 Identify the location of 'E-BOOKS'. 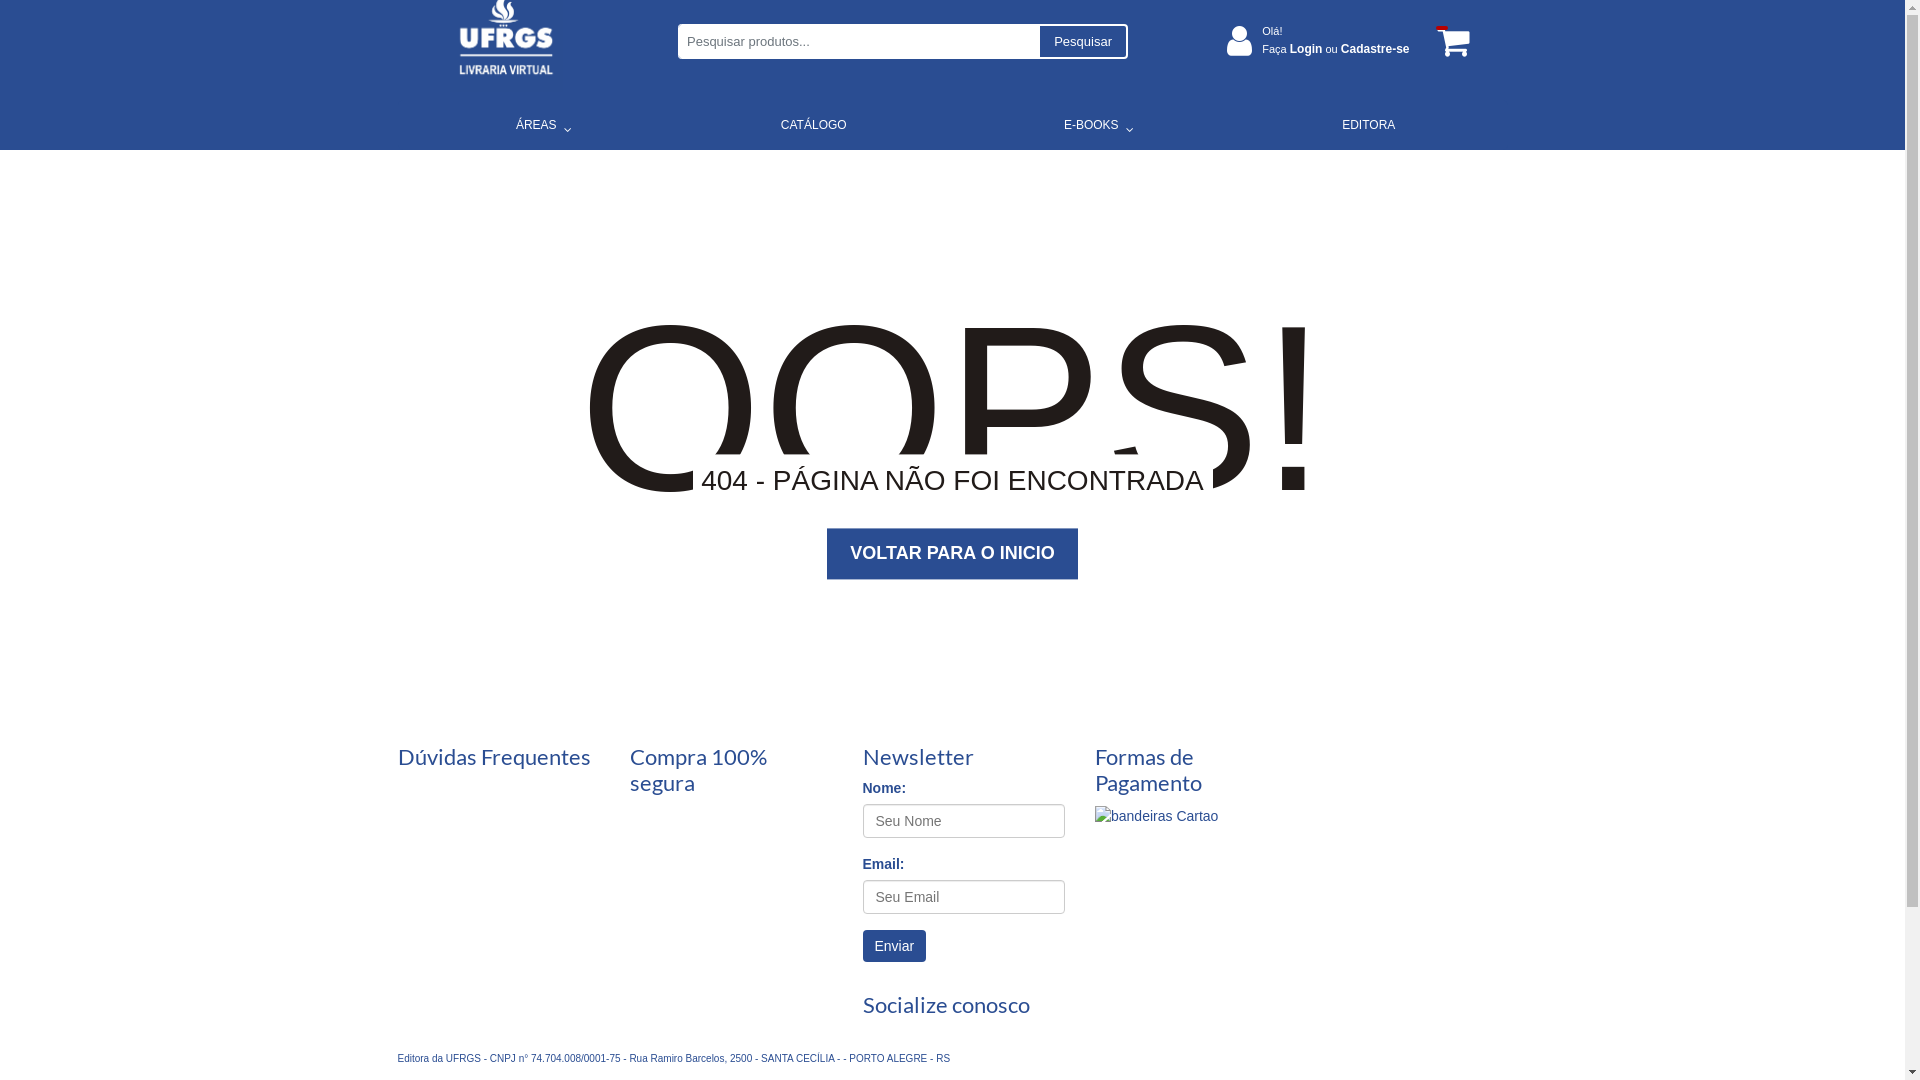
(1089, 124).